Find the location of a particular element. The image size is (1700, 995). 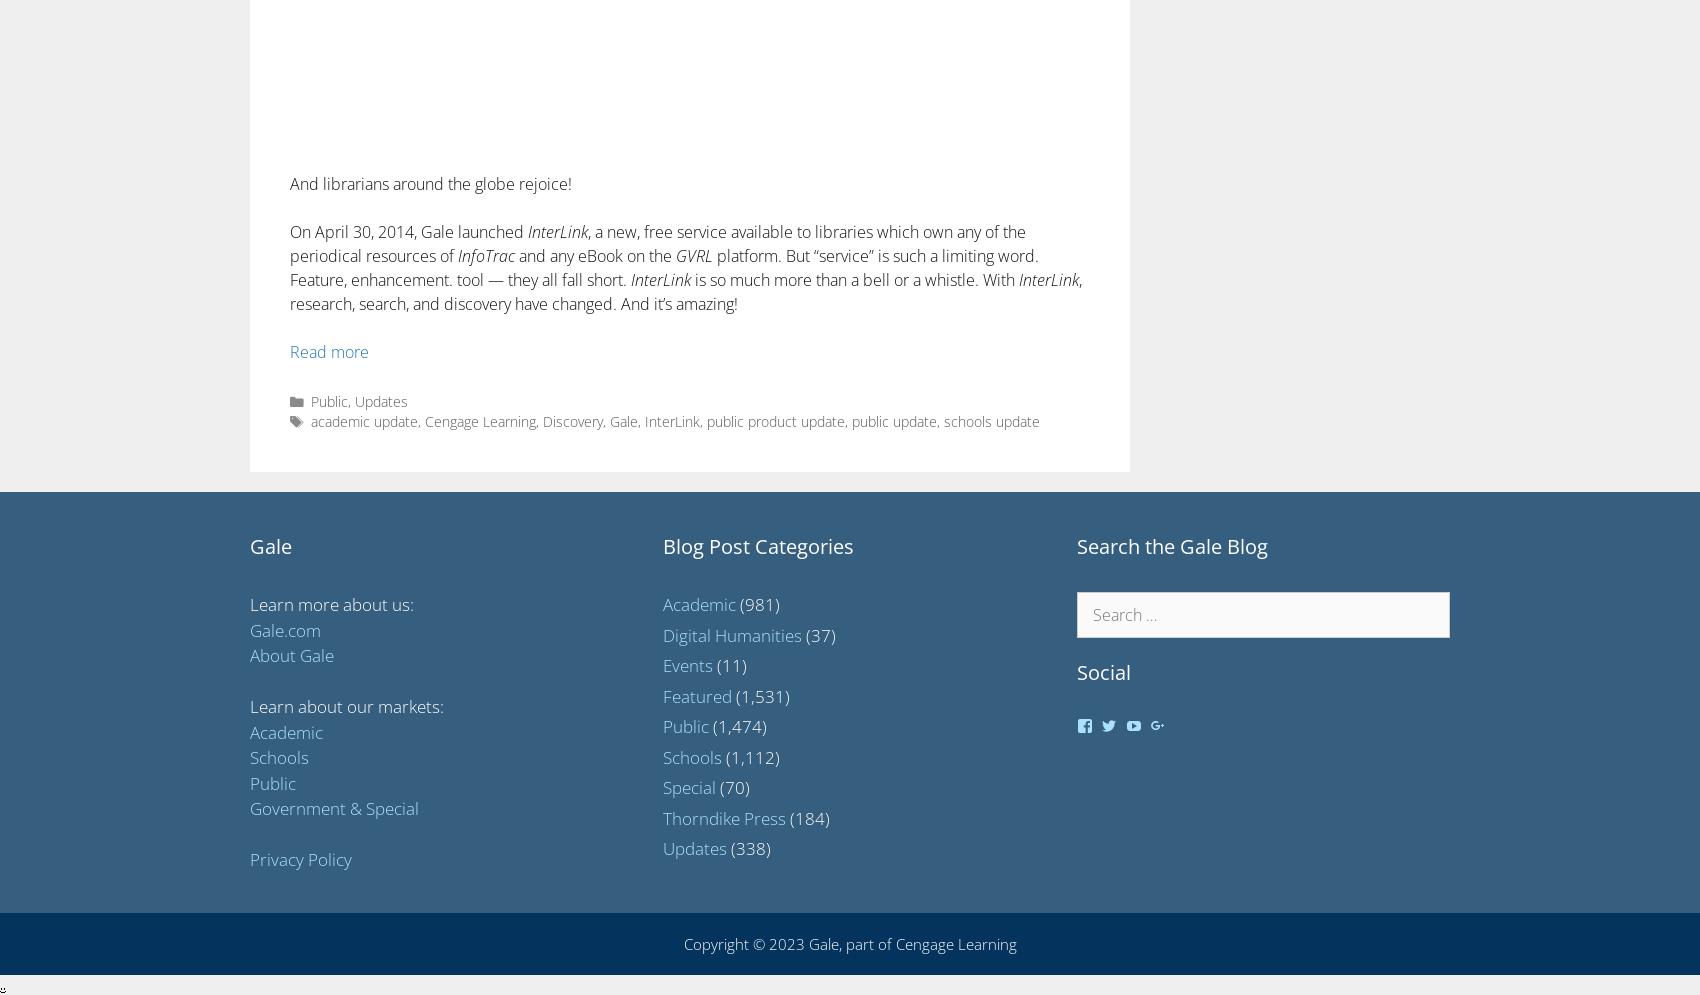

'Thorndike Press' is located at coordinates (724, 816).